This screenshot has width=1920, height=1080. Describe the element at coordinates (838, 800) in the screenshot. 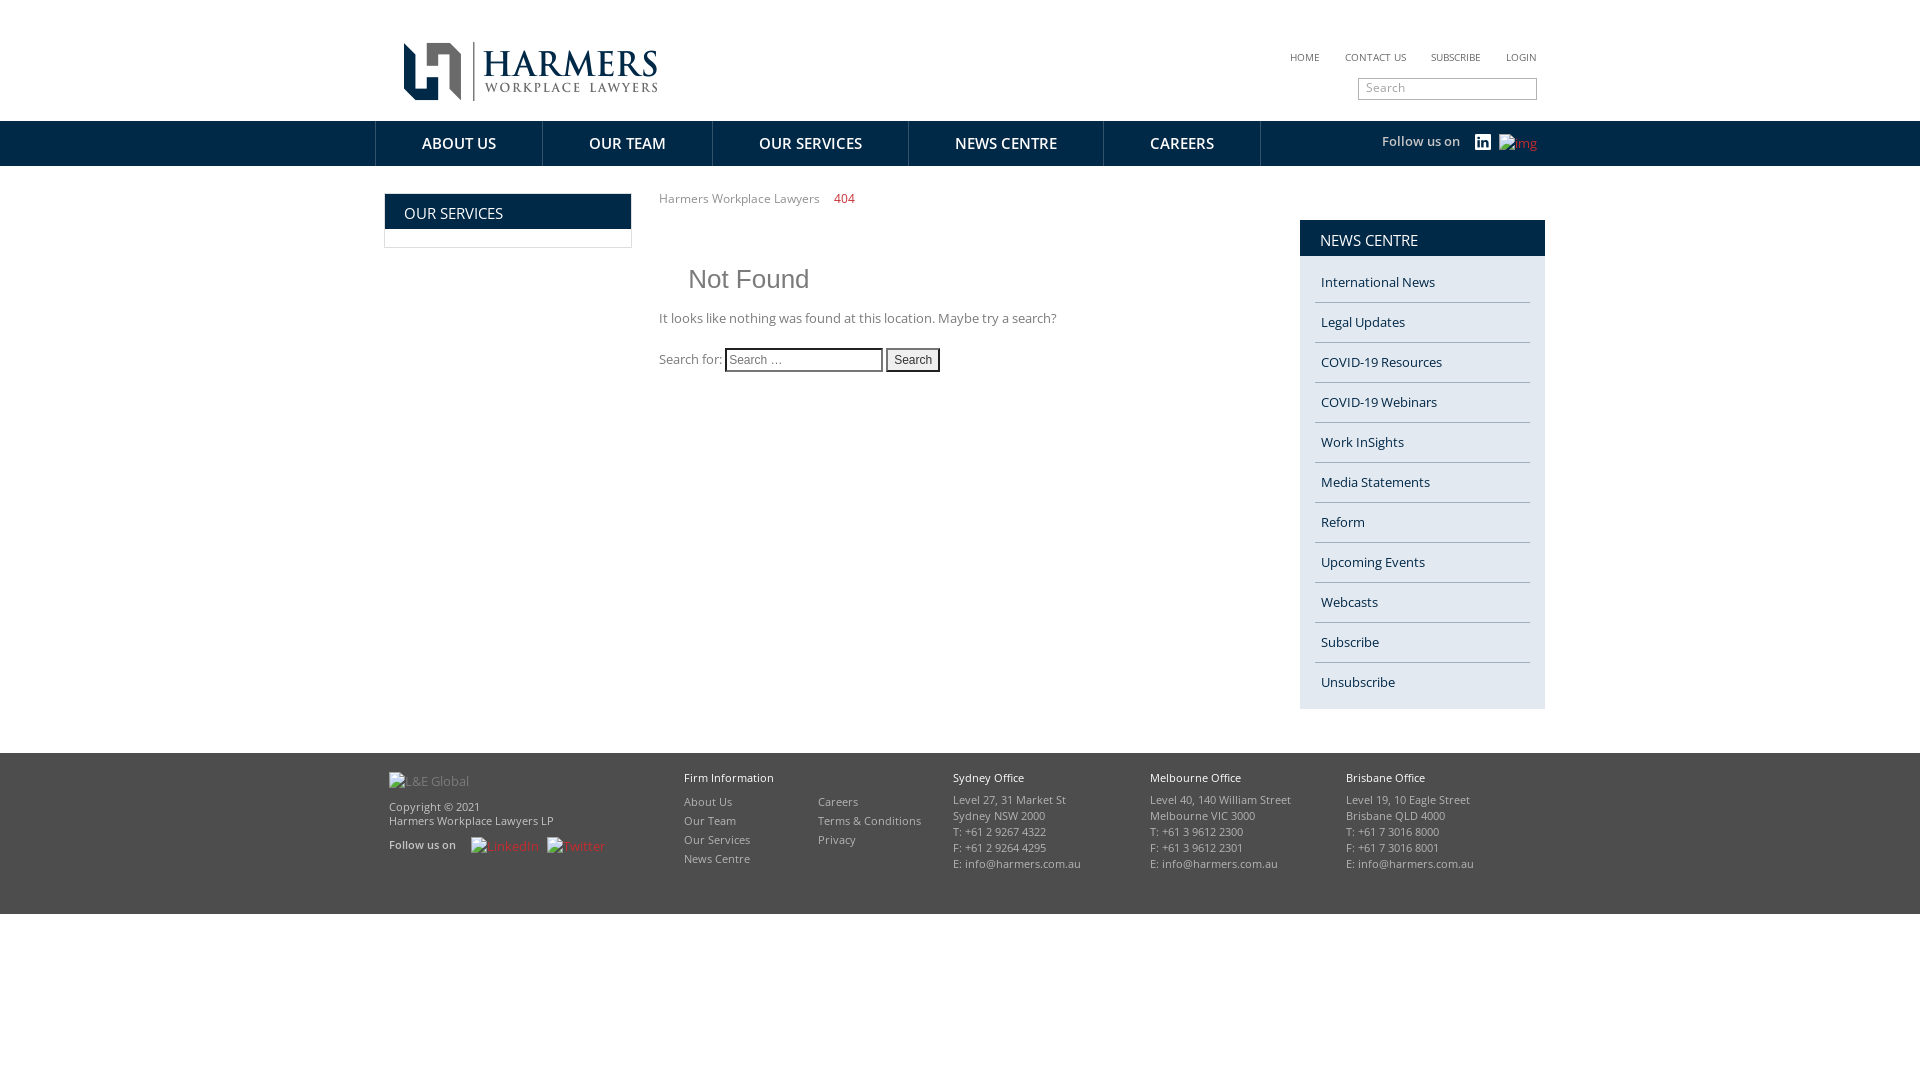

I see `'Careers'` at that location.